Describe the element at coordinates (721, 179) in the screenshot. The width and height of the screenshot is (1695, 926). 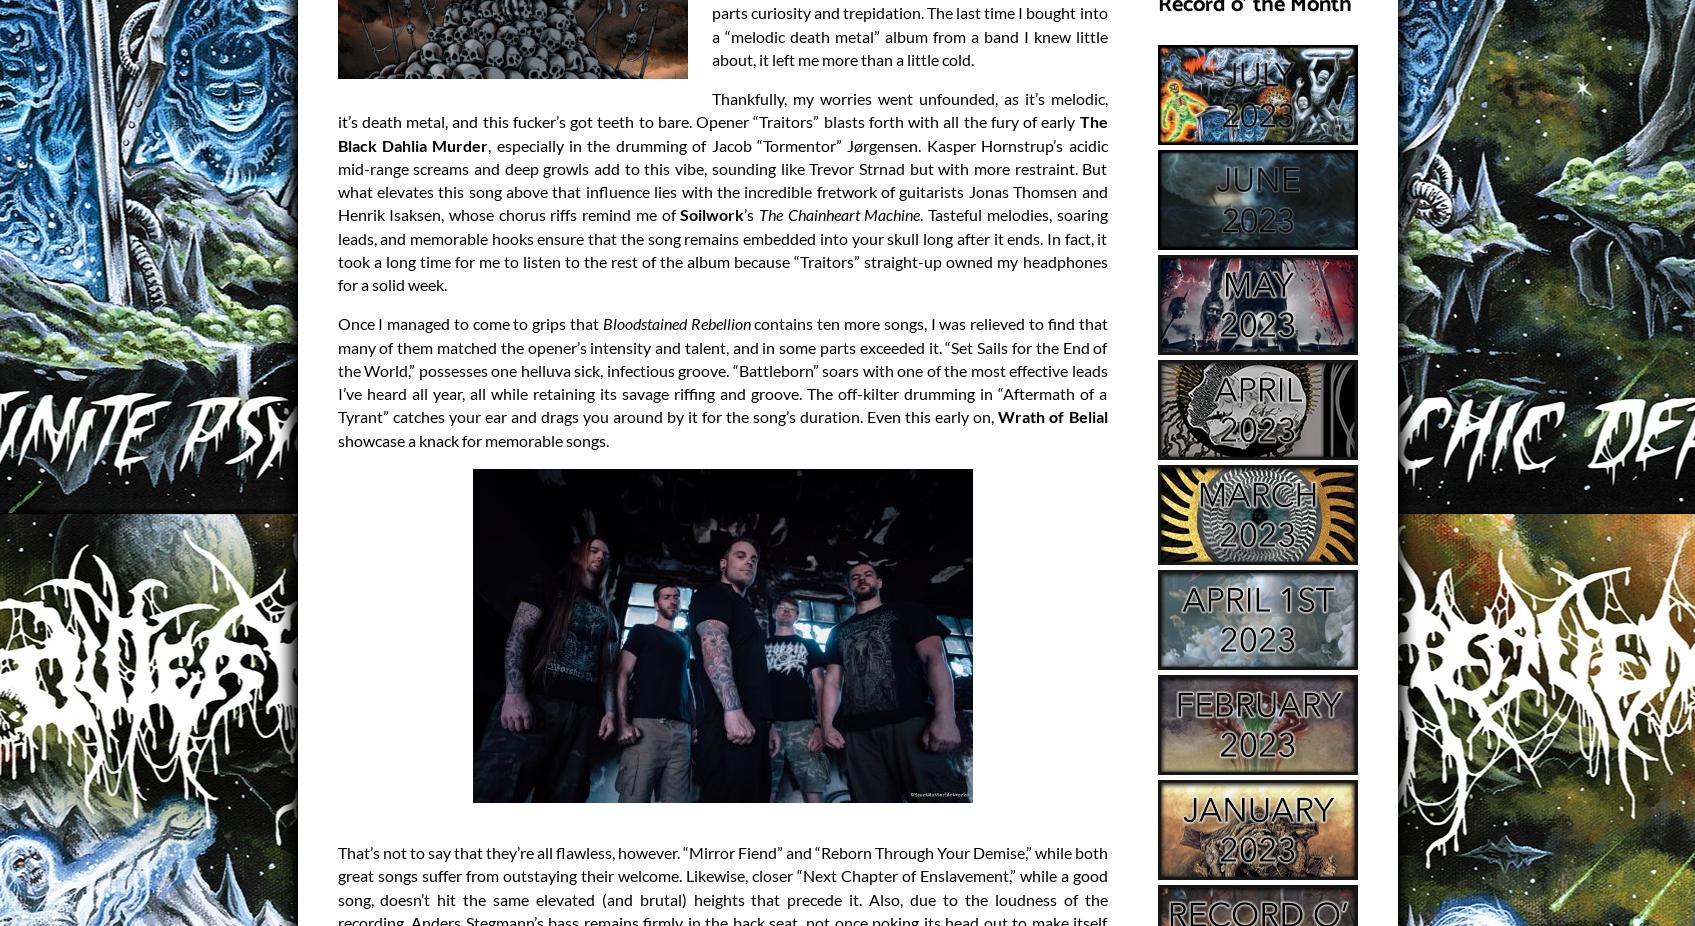
I see `', especially in the drumming of Jacob “Tormentor” Jørgensen. Kasper Hornstrup’s acidic mid-range screams and deep growls add to this vibe, sounding like Trevor Strnad but with more restraint. But what elevates this song above that influence lies with the incredible fretwork of guitarists Jonas Thomsen and Henrik Isaksen, whose chorus riffs remind me of'` at that location.